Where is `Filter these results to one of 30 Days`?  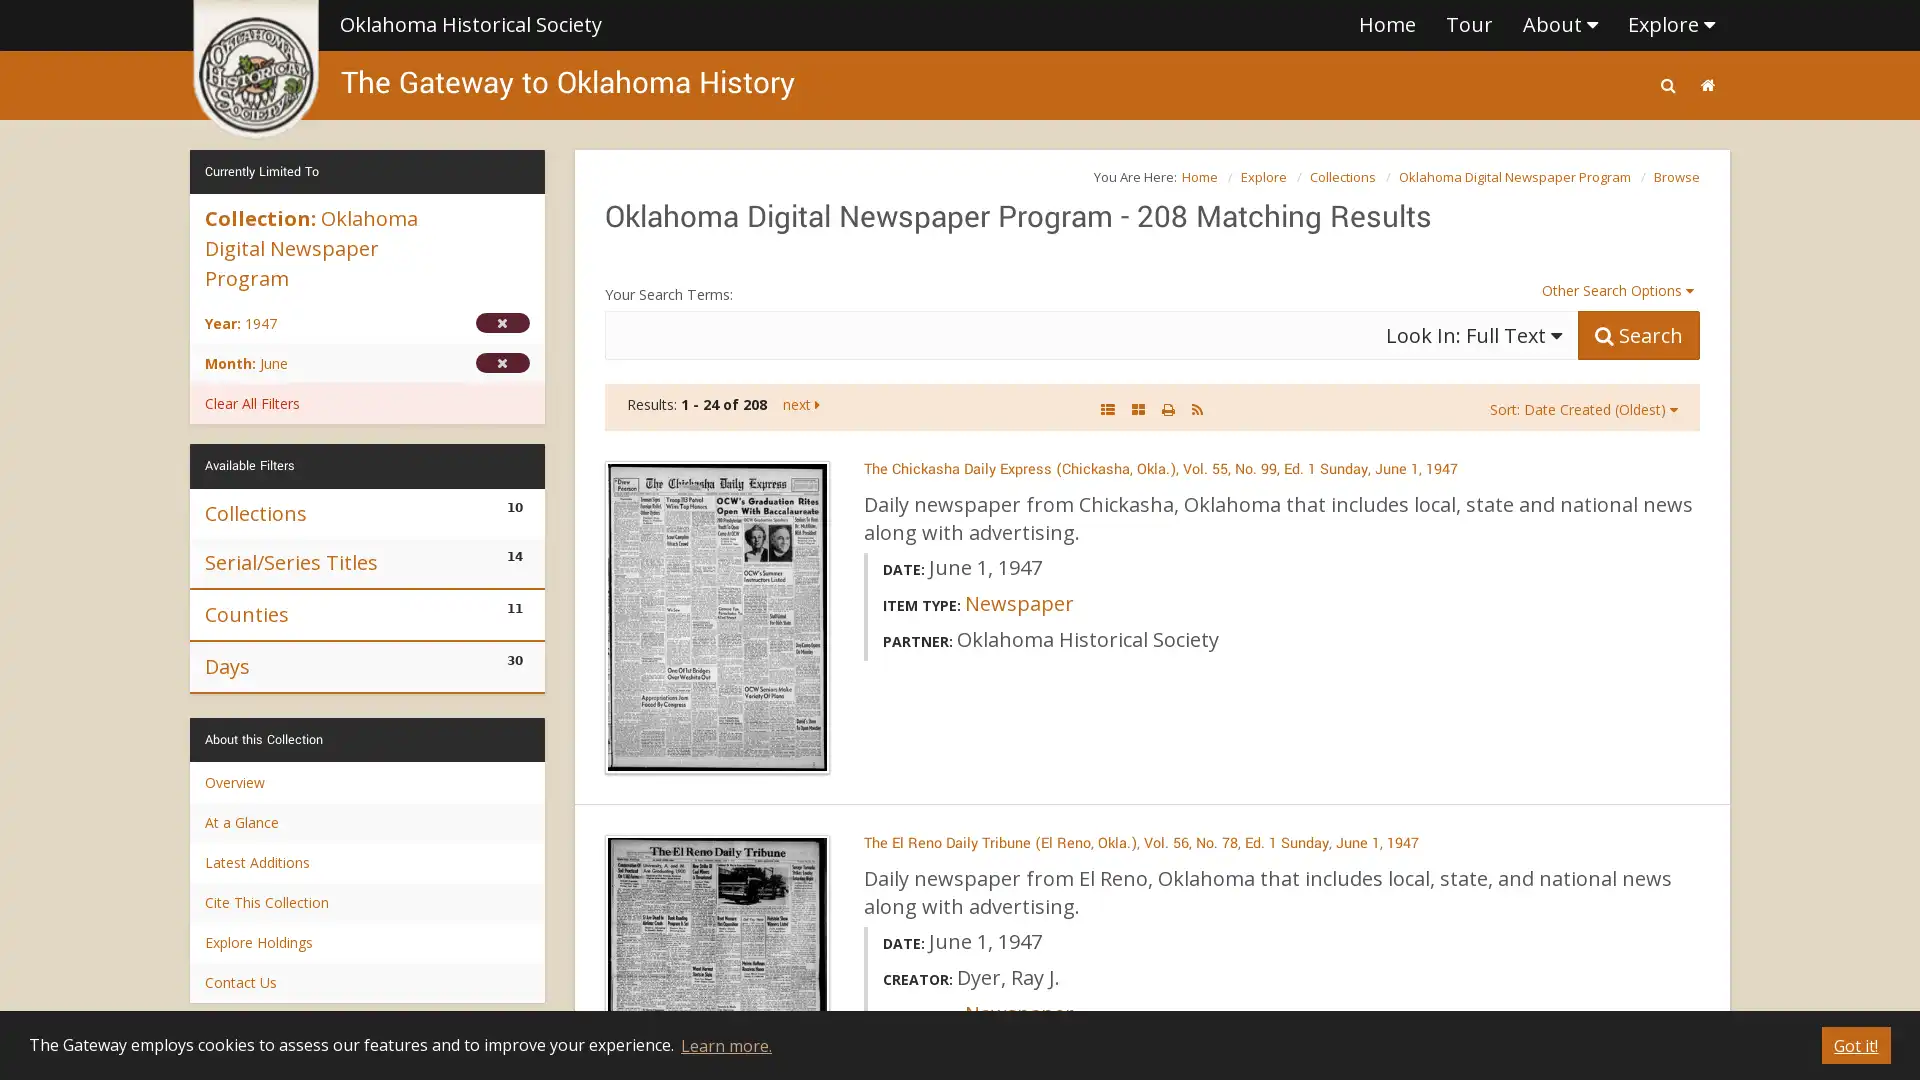 Filter these results to one of 30 Days is located at coordinates (367, 666).